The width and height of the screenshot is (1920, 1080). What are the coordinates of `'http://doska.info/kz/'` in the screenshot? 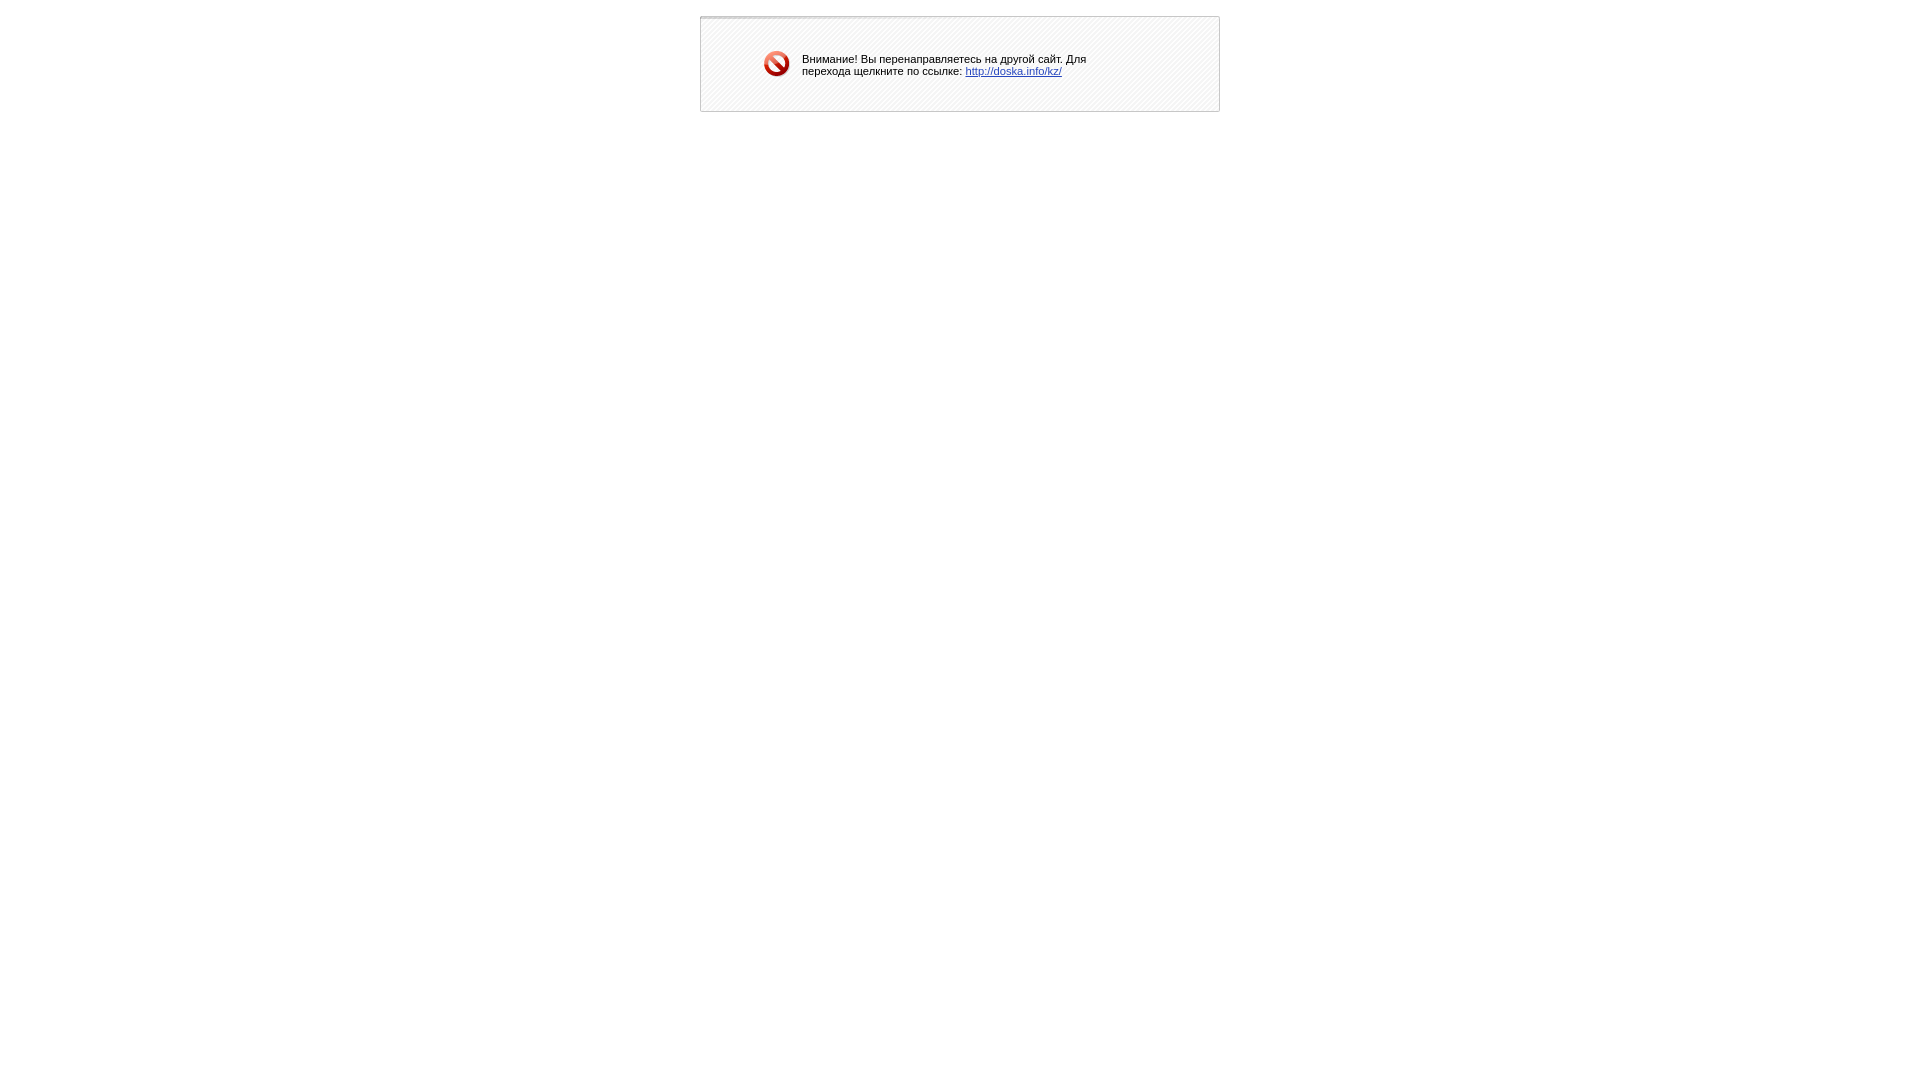 It's located at (1013, 68).